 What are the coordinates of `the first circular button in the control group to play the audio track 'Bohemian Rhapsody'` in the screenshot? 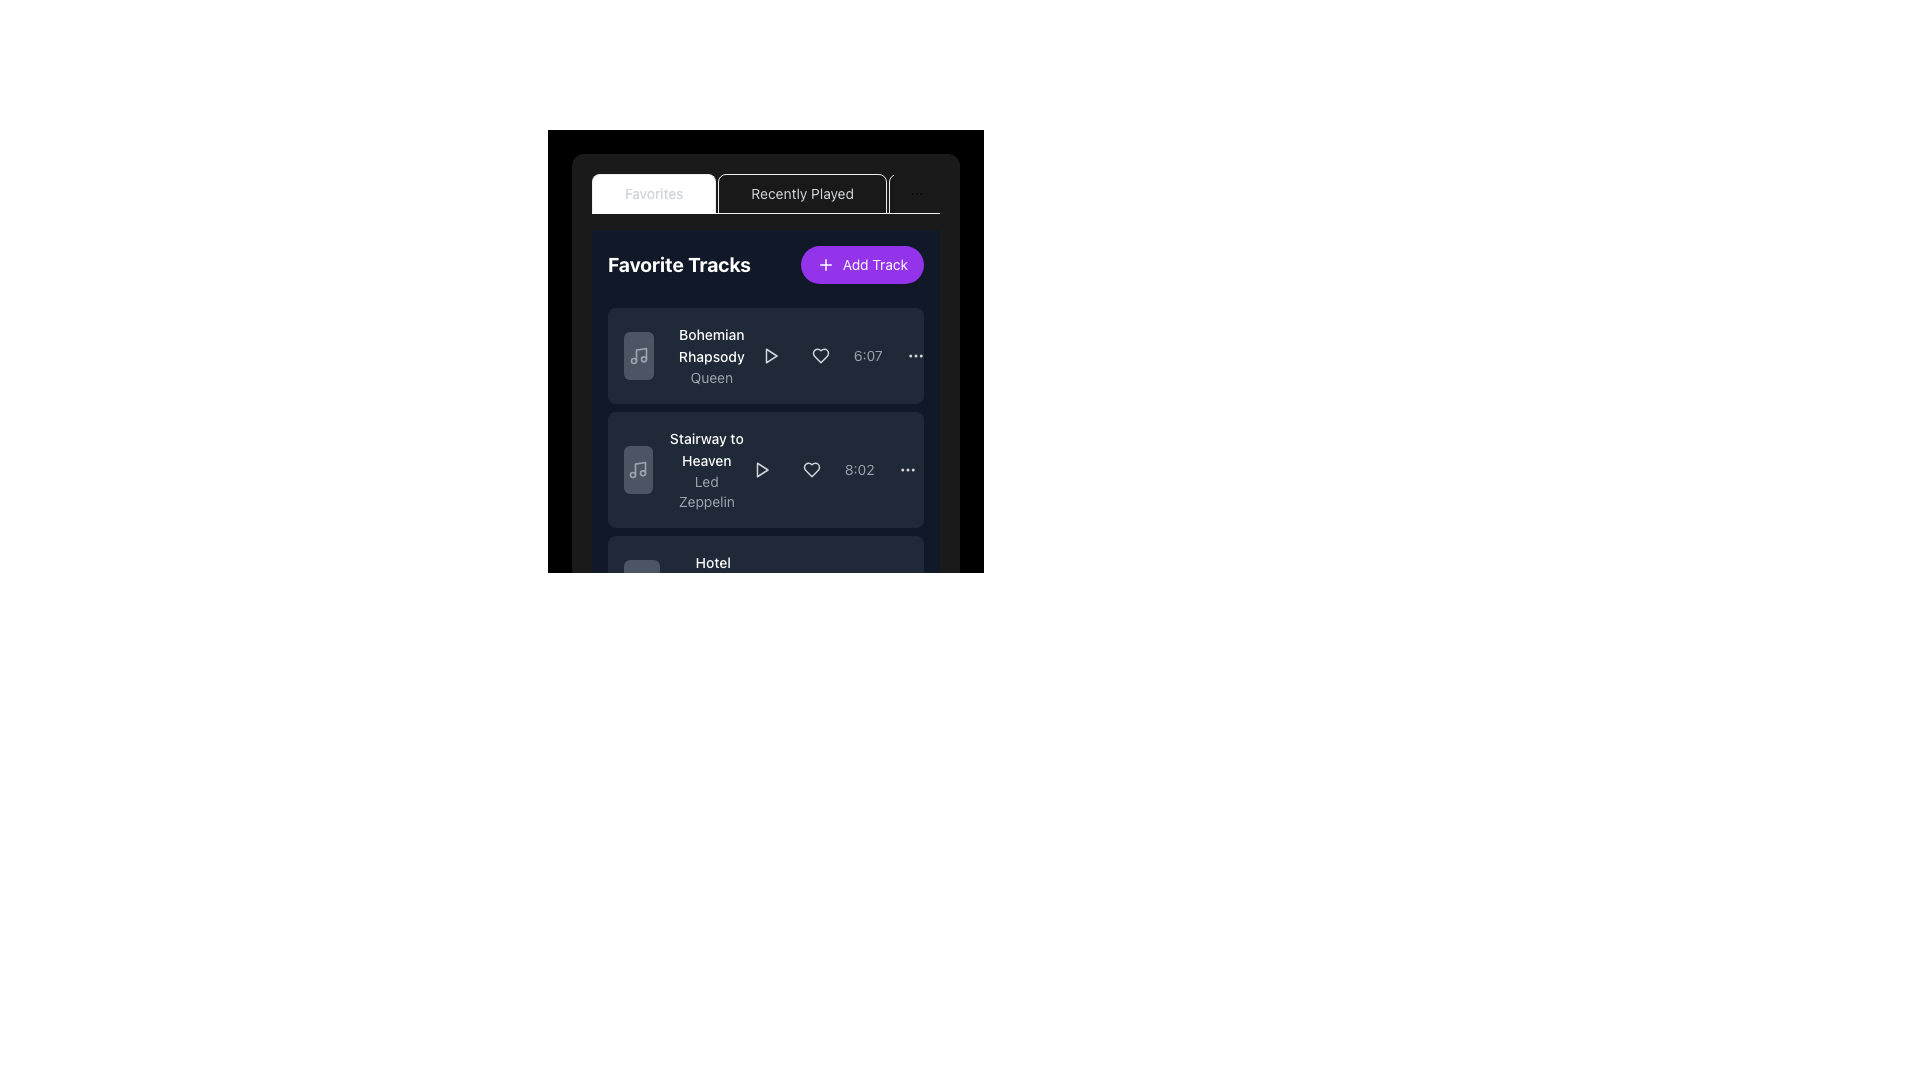 It's located at (769, 354).